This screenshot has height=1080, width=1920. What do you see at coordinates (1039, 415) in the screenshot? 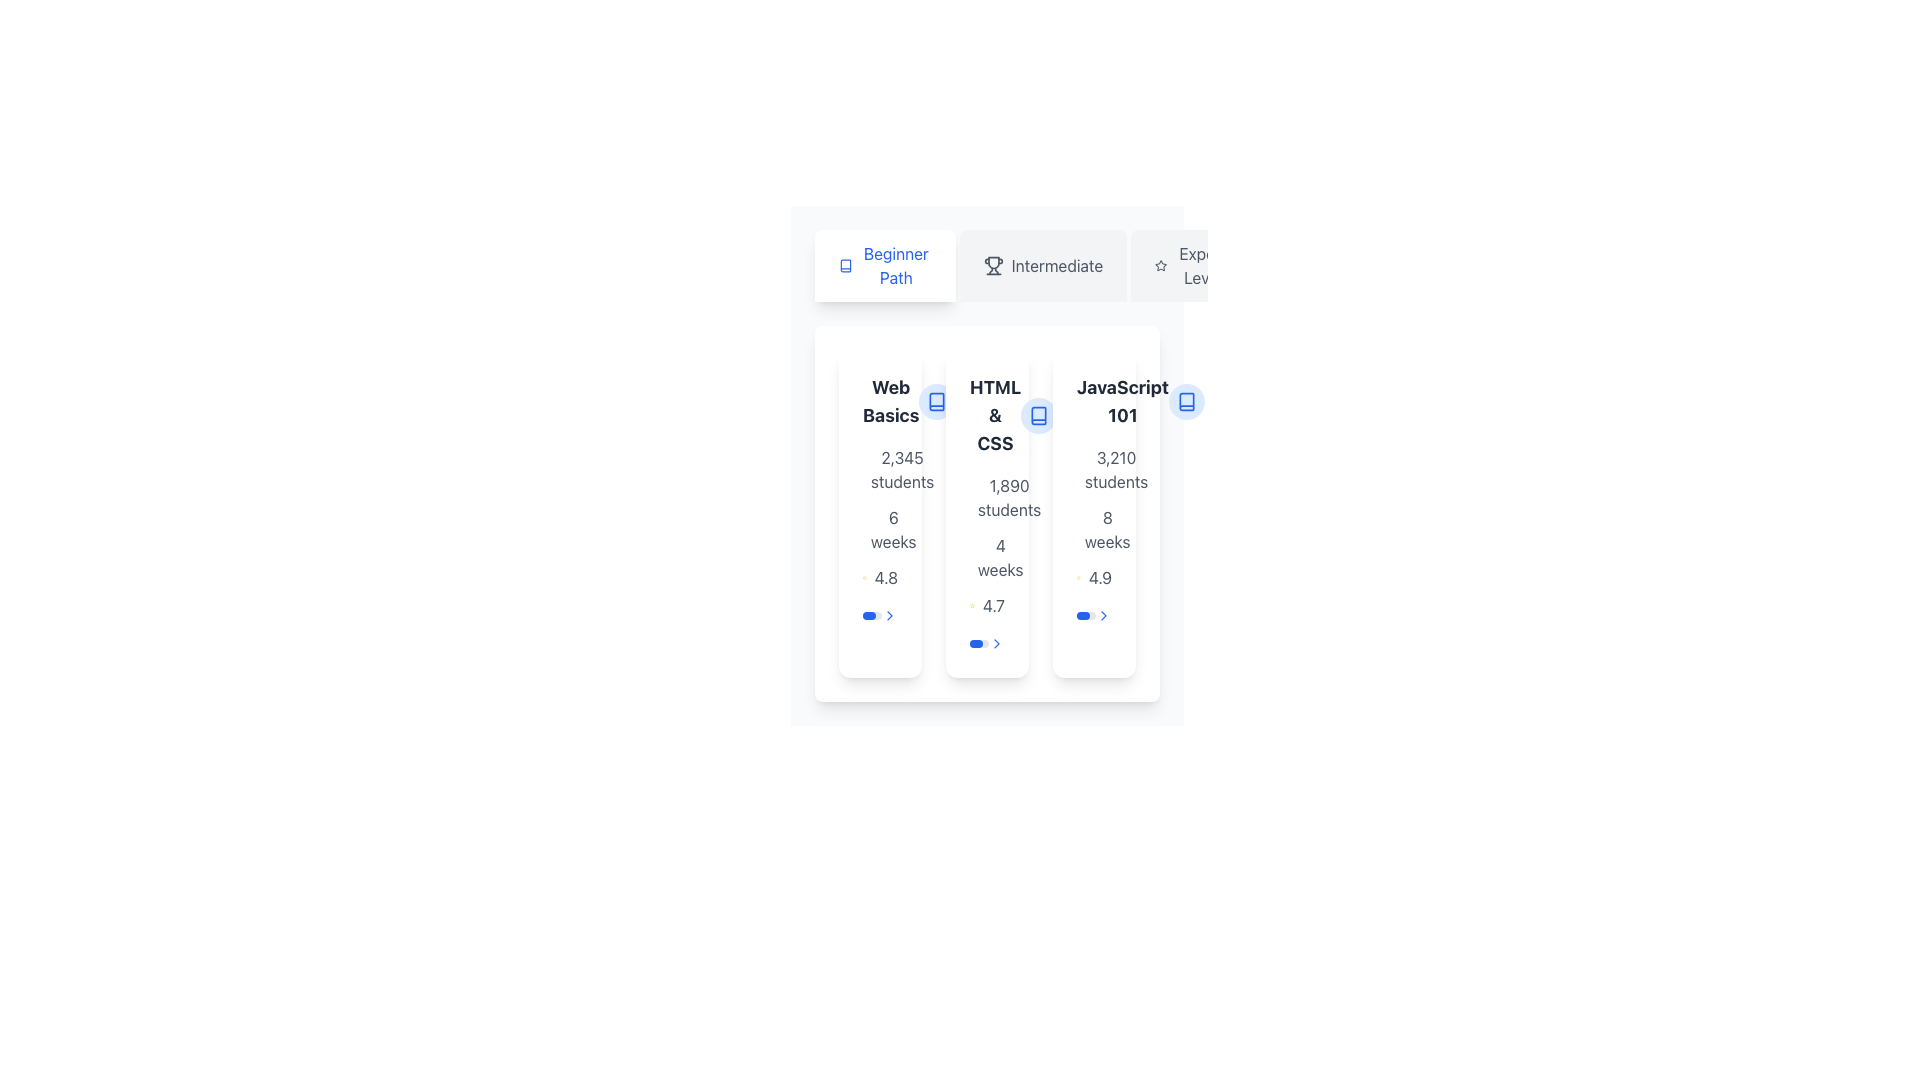
I see `the icon located at the top right of the 'HTML & CSS' card, which serves as a visual indicator for the course` at bounding box center [1039, 415].